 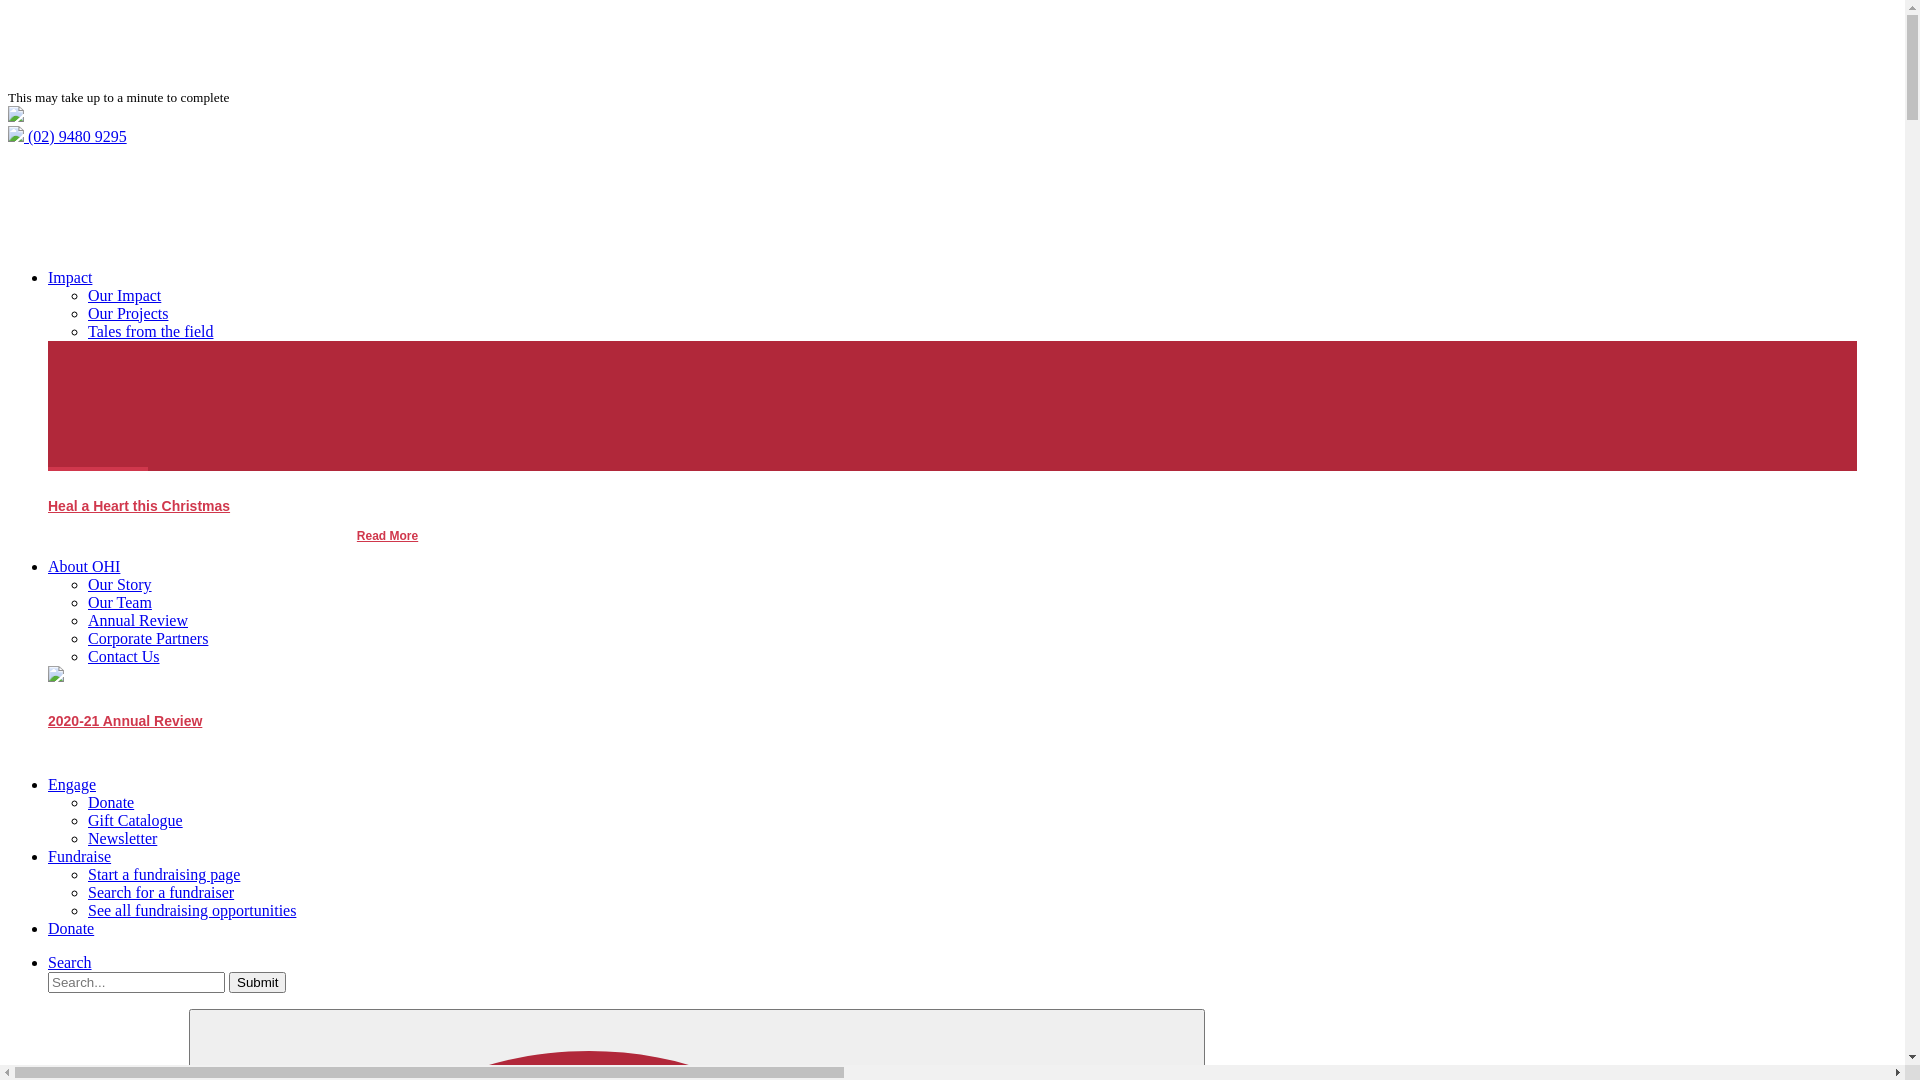 What do you see at coordinates (119, 601) in the screenshot?
I see `'Our Team'` at bounding box center [119, 601].